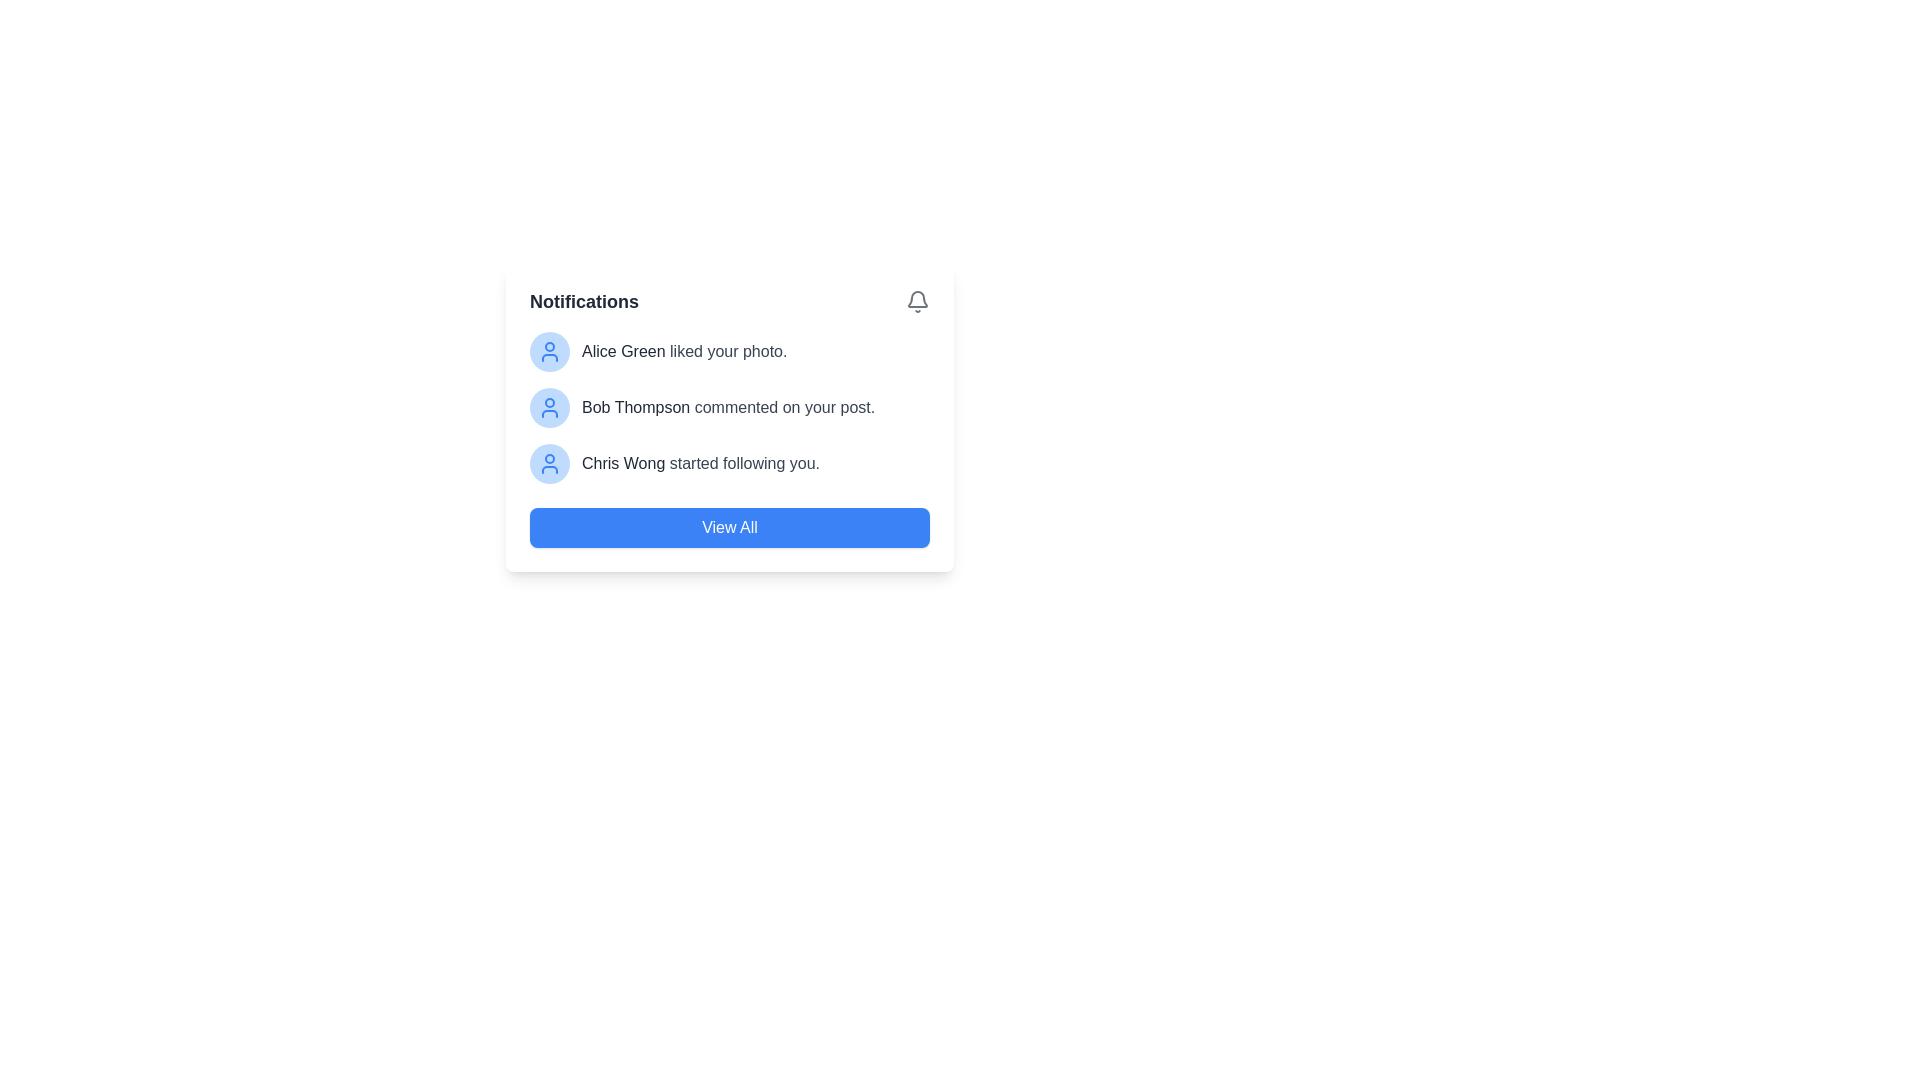  I want to click on the circular blue user profile icon representing Bob Thompson's avatar, located to the left of the notification text 'Bob Thompson commented on your post', to redirect to the user's profile, so click(550, 407).